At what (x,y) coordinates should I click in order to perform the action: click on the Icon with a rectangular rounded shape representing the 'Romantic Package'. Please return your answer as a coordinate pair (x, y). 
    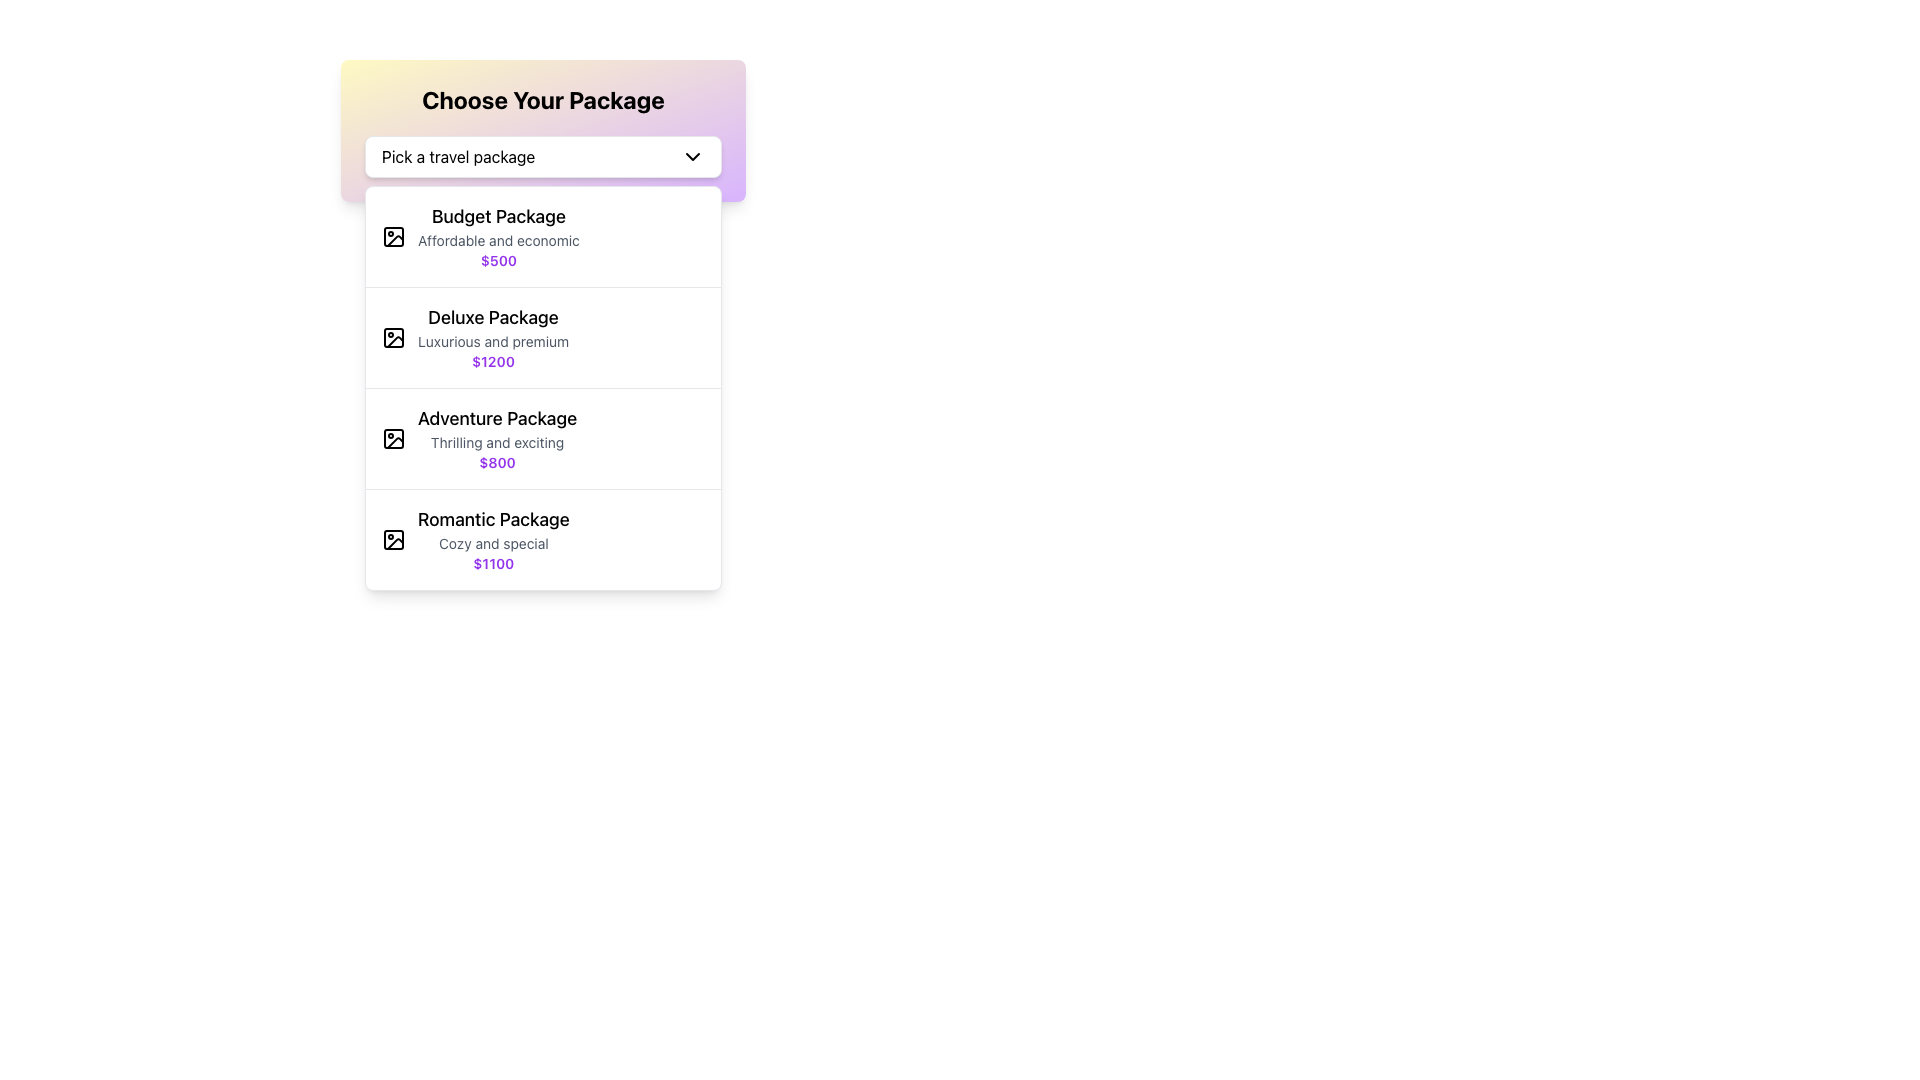
    Looking at the image, I should click on (393, 540).